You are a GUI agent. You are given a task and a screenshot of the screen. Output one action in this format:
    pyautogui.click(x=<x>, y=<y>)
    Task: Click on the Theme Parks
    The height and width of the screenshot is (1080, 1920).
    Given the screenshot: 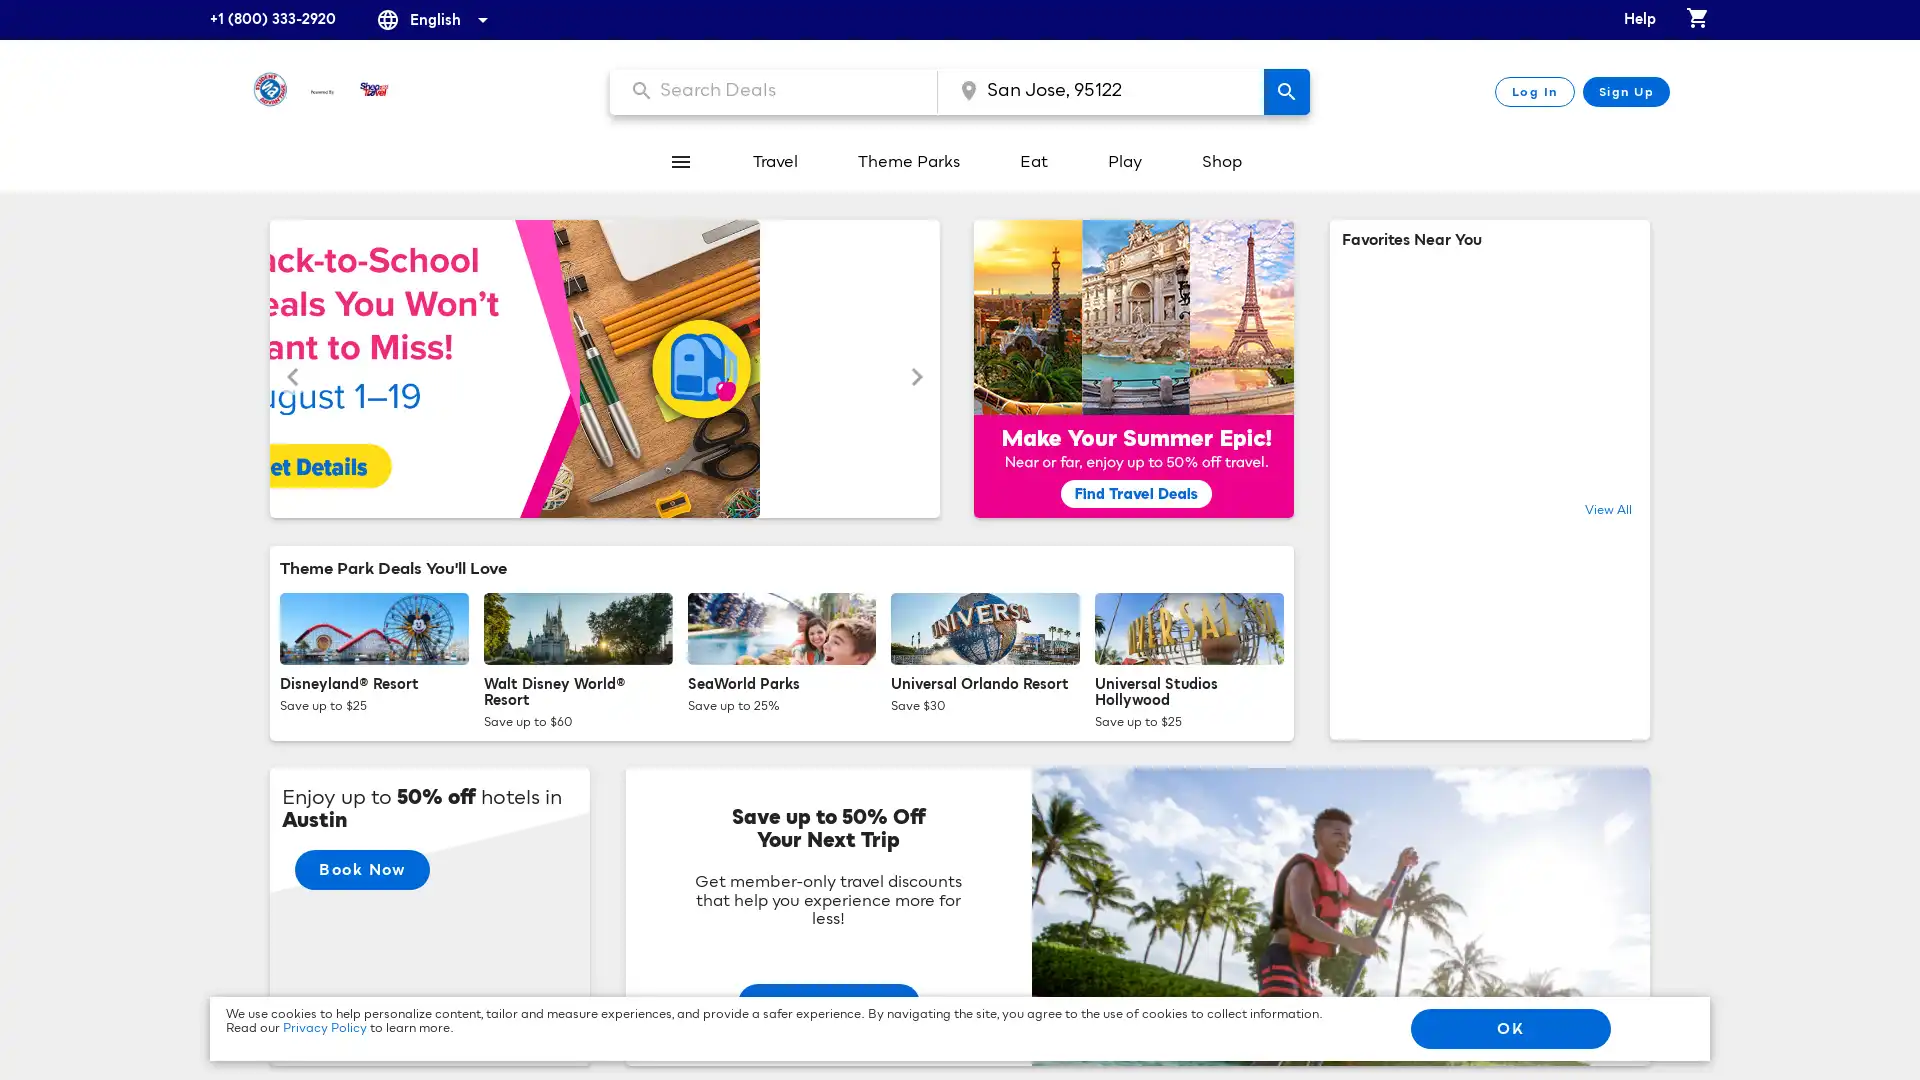 What is the action you would take?
    pyautogui.click(x=906, y=167)
    